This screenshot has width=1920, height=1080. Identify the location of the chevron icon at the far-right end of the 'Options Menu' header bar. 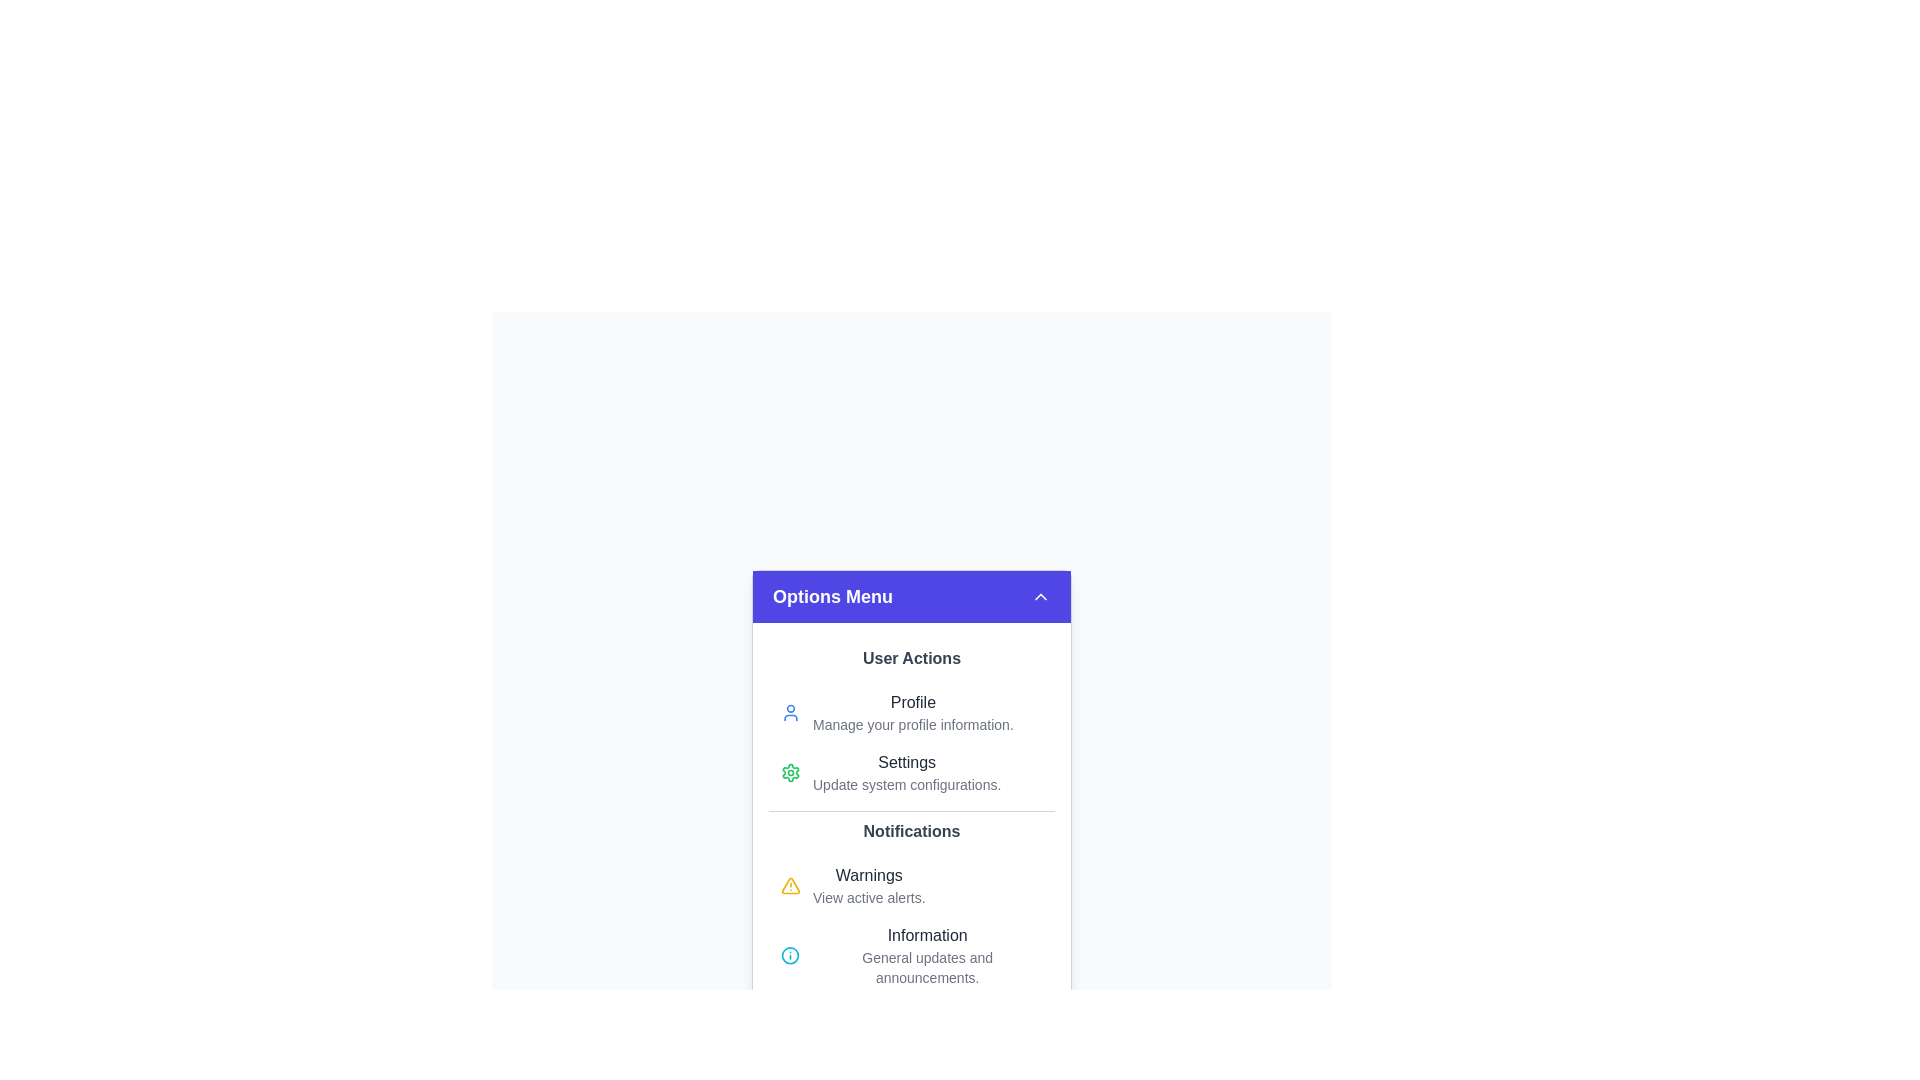
(1040, 596).